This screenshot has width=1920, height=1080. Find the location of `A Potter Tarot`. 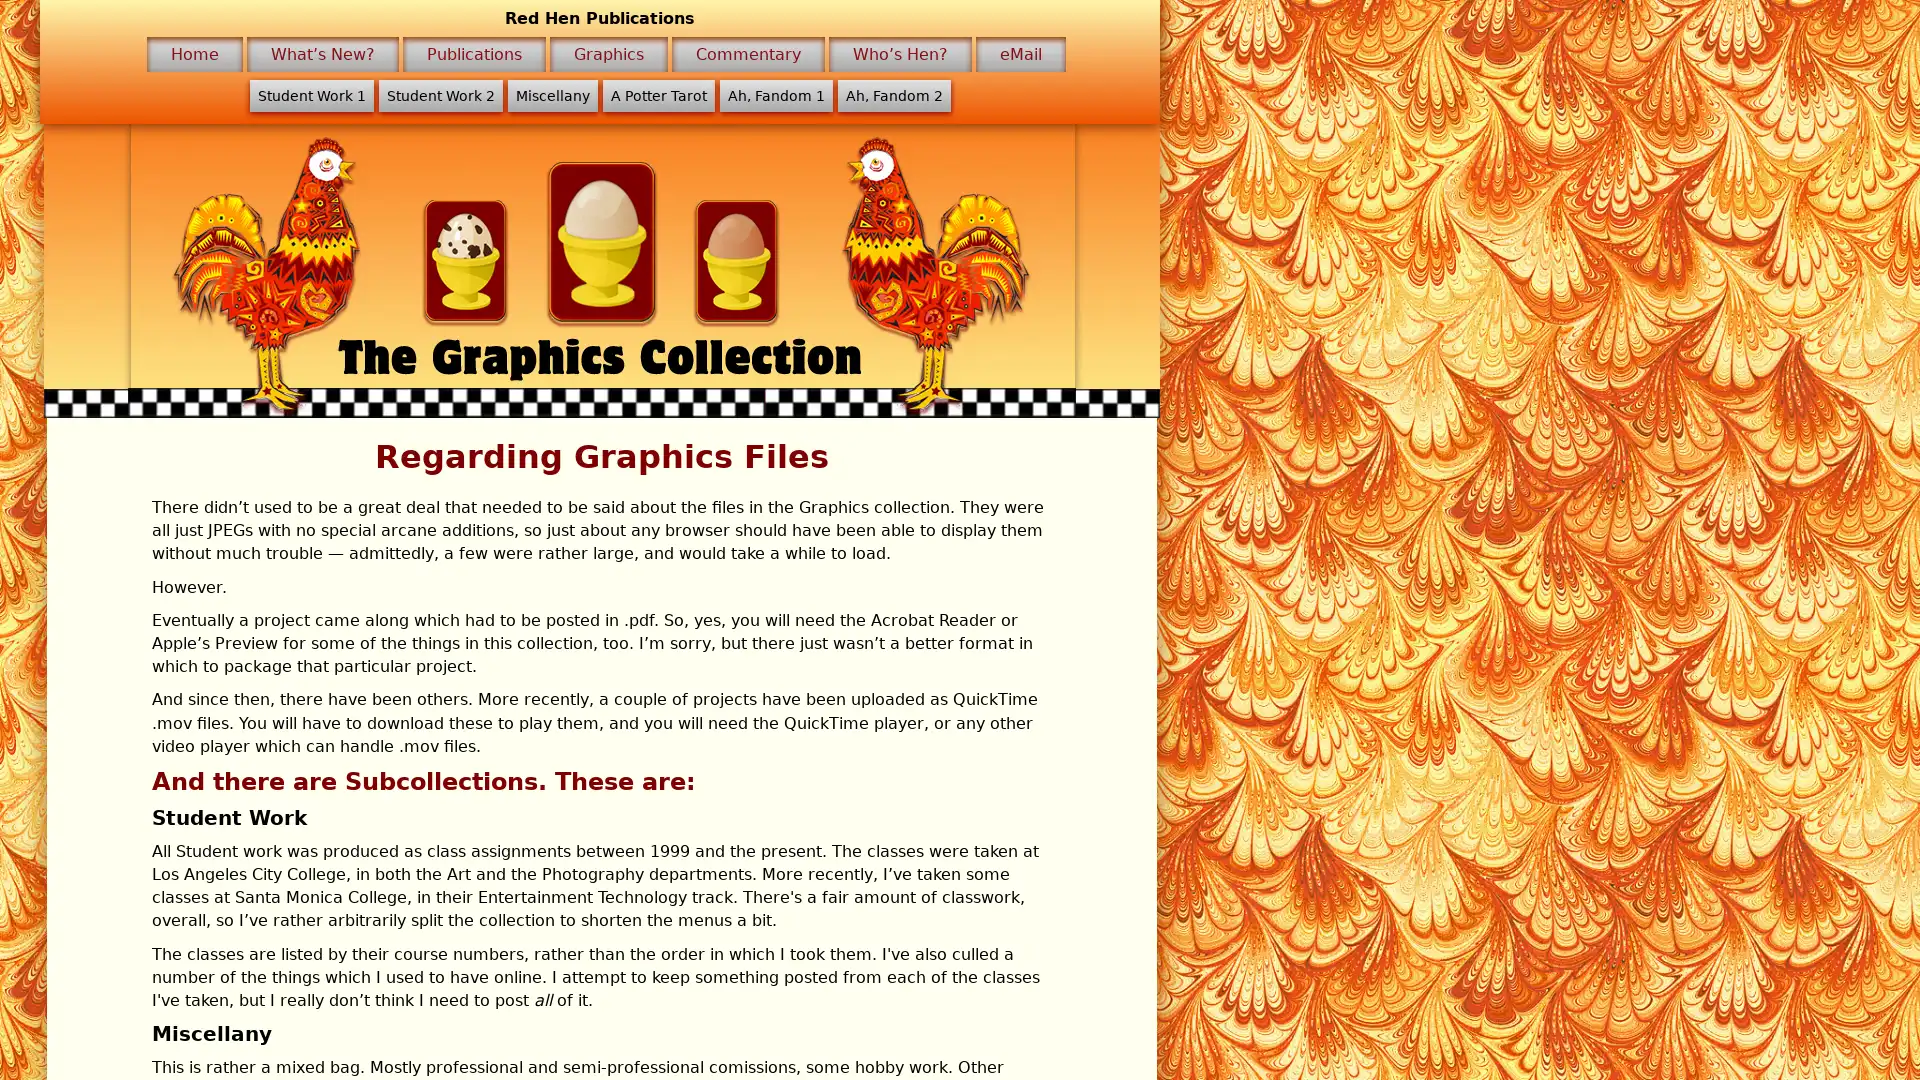

A Potter Tarot is located at coordinates (657, 96).